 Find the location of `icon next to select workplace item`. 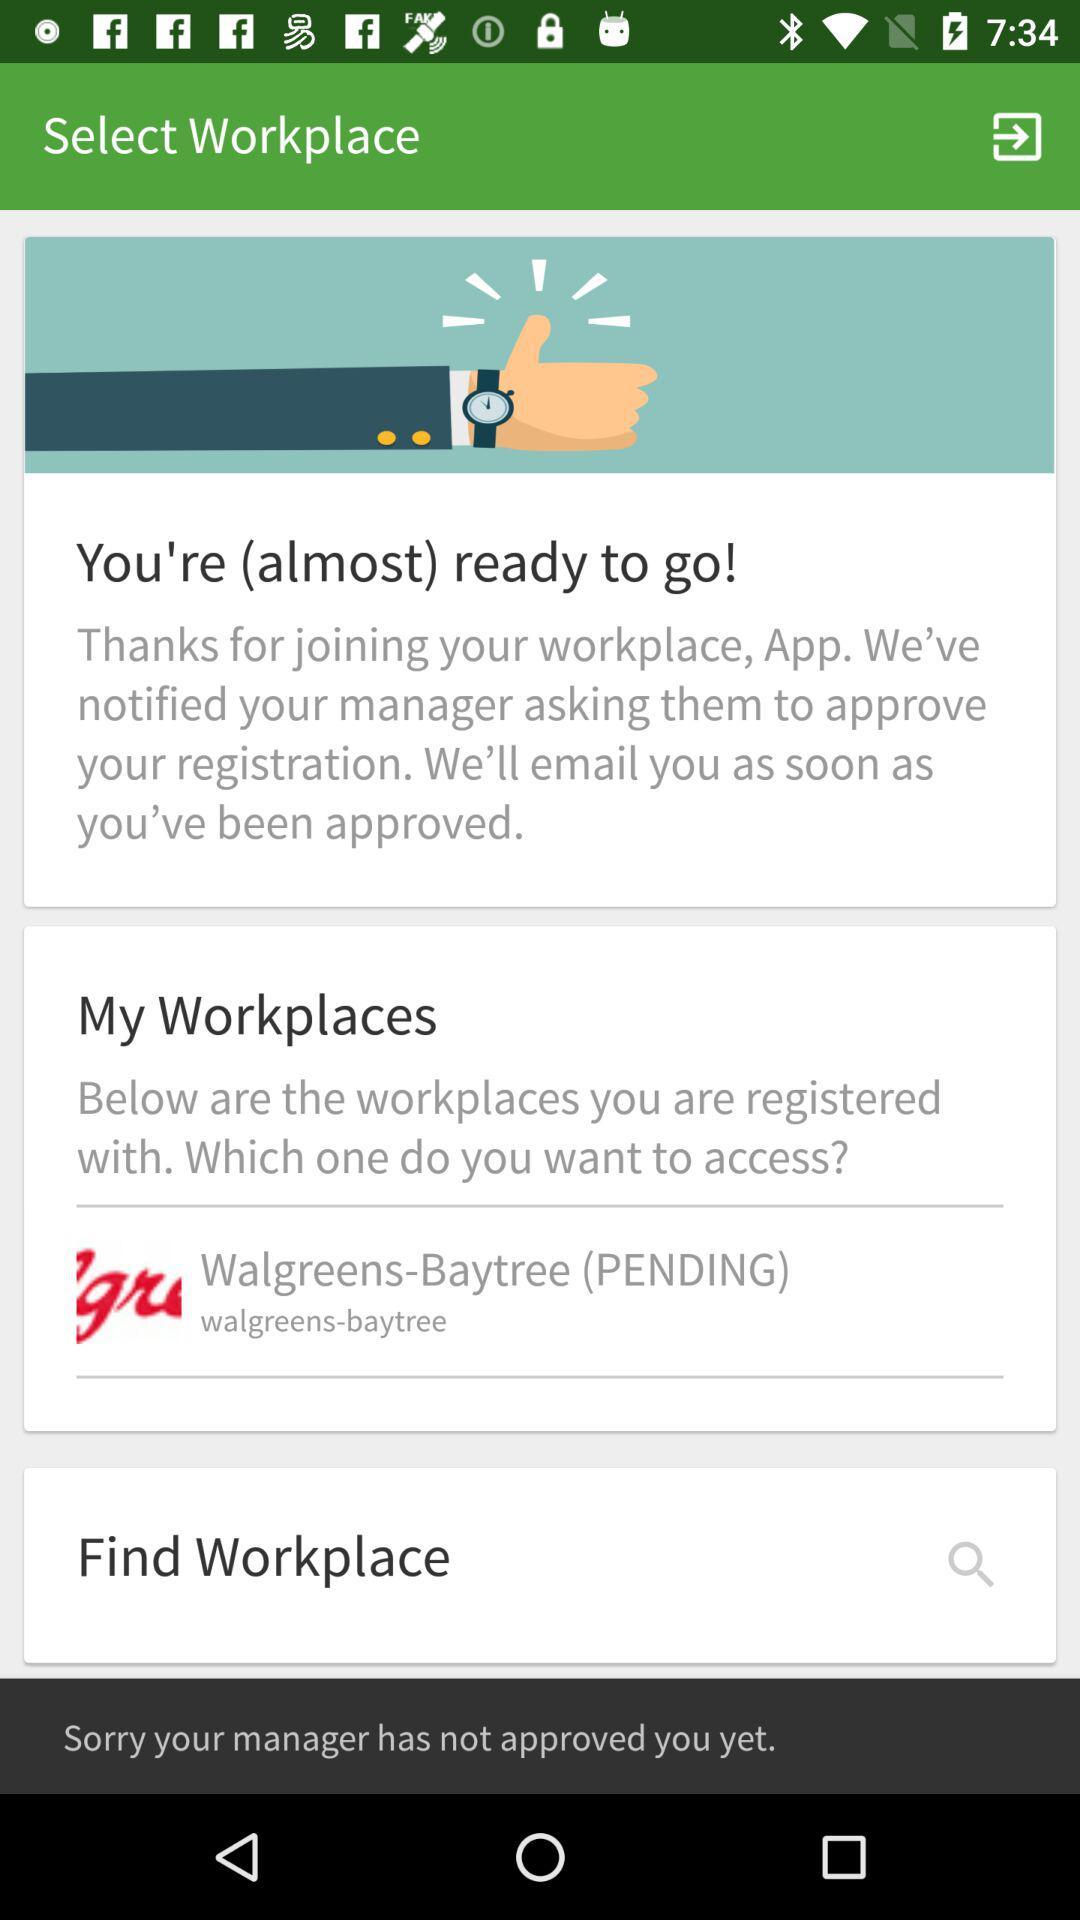

icon next to select workplace item is located at coordinates (1017, 135).